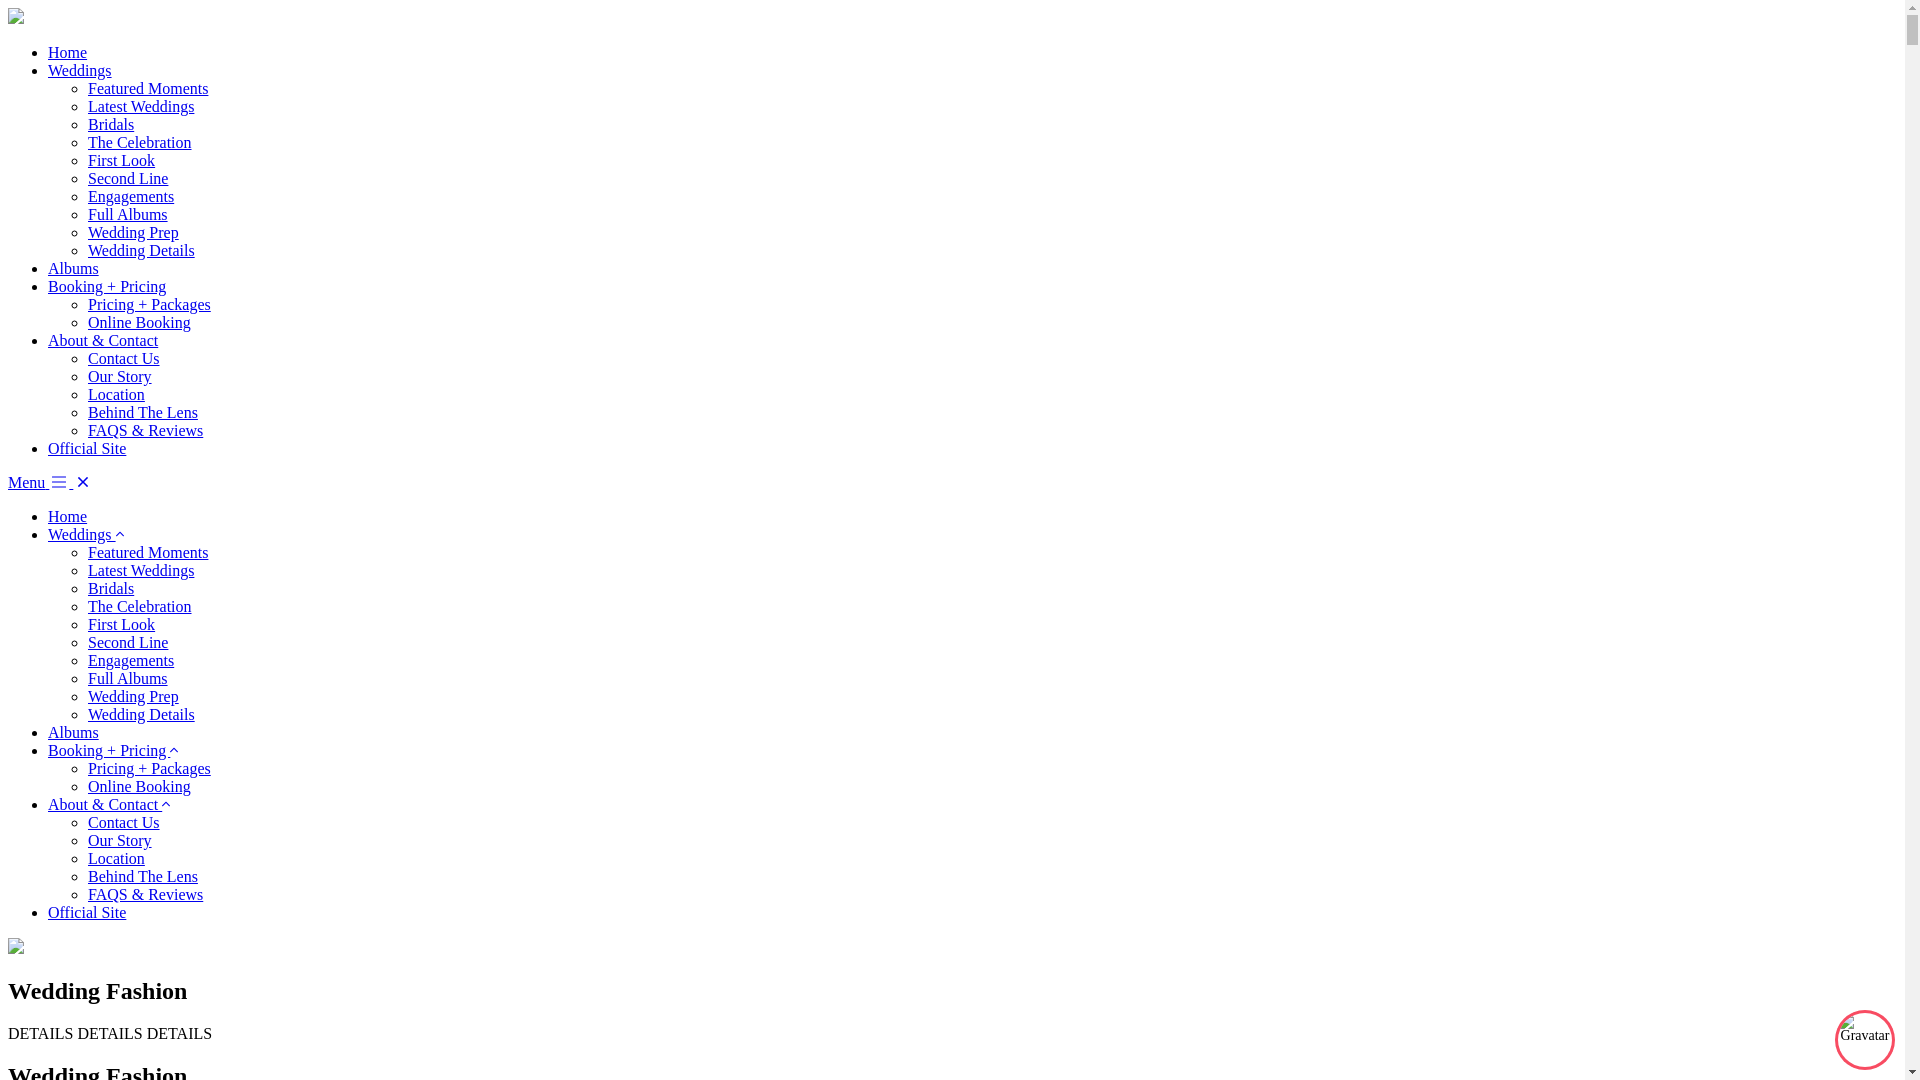 The image size is (1920, 1080). What do you see at coordinates (80, 69) in the screenshot?
I see `'Weddings'` at bounding box center [80, 69].